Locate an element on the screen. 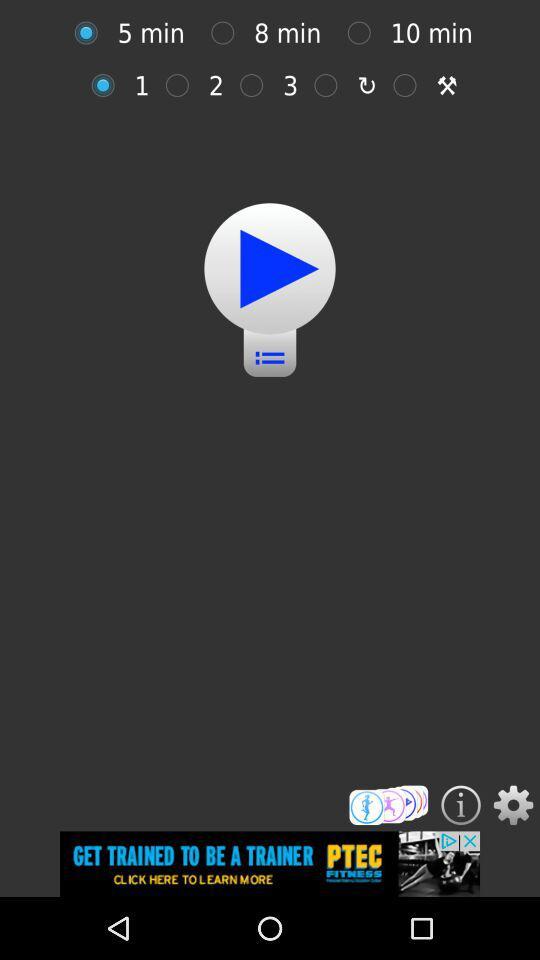  audio repeat is located at coordinates (108, 85).